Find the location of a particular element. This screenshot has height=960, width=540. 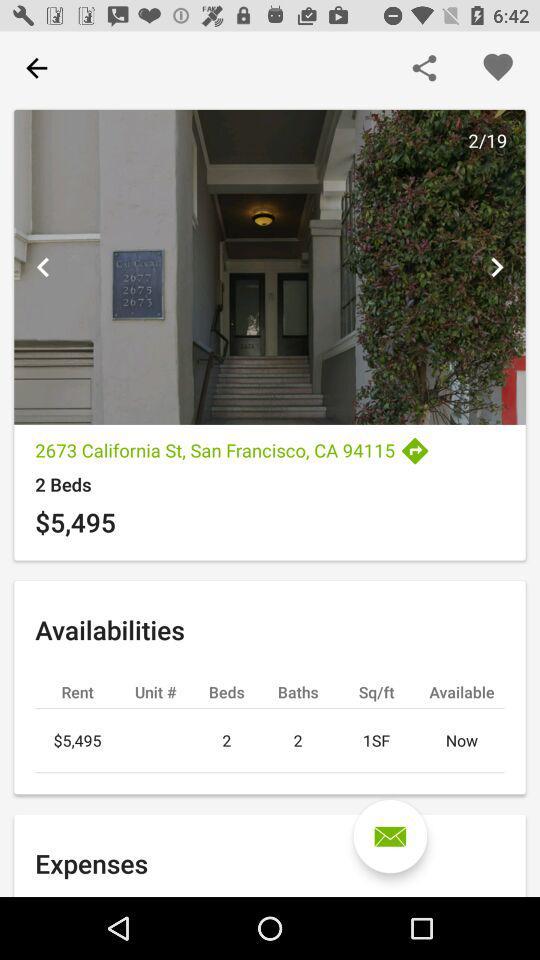

the icon next to the expenses icon is located at coordinates (390, 836).